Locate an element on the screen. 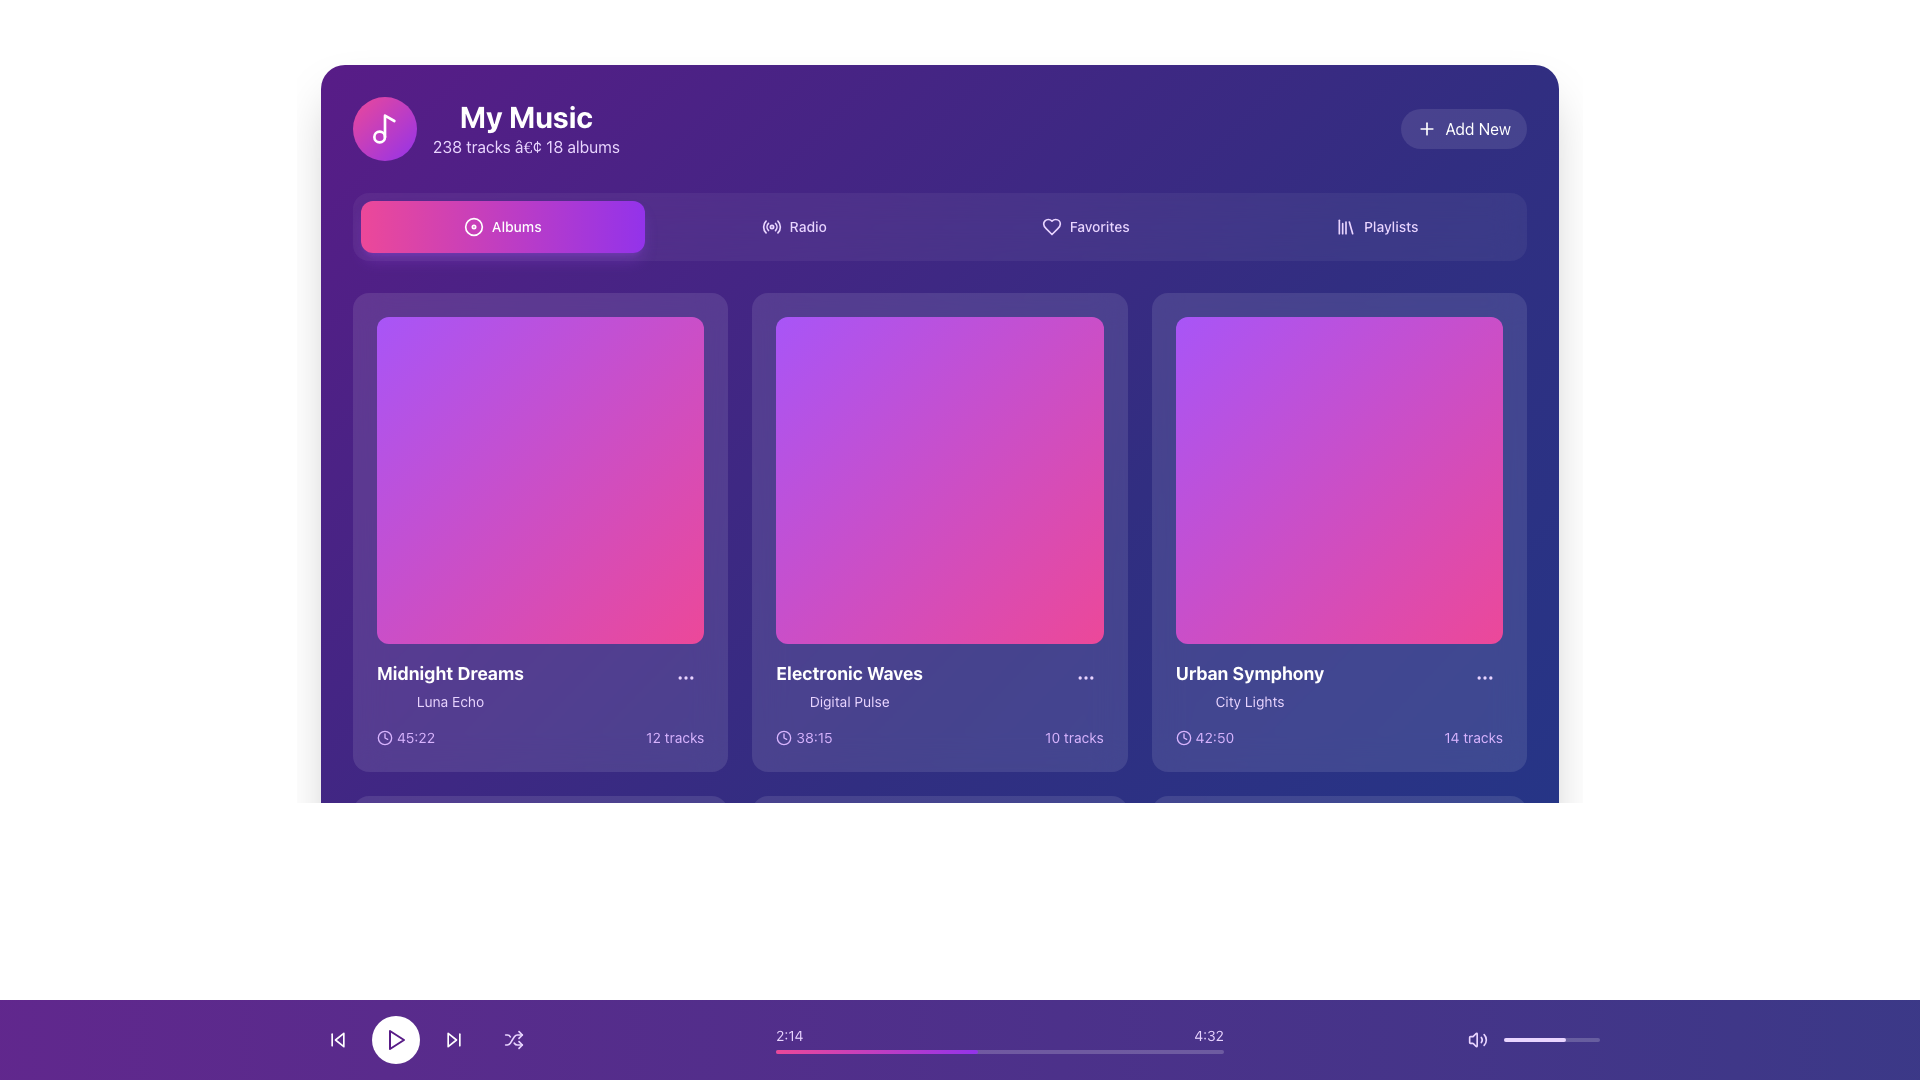 The height and width of the screenshot is (1080, 1920). the volume is located at coordinates (1549, 1039).